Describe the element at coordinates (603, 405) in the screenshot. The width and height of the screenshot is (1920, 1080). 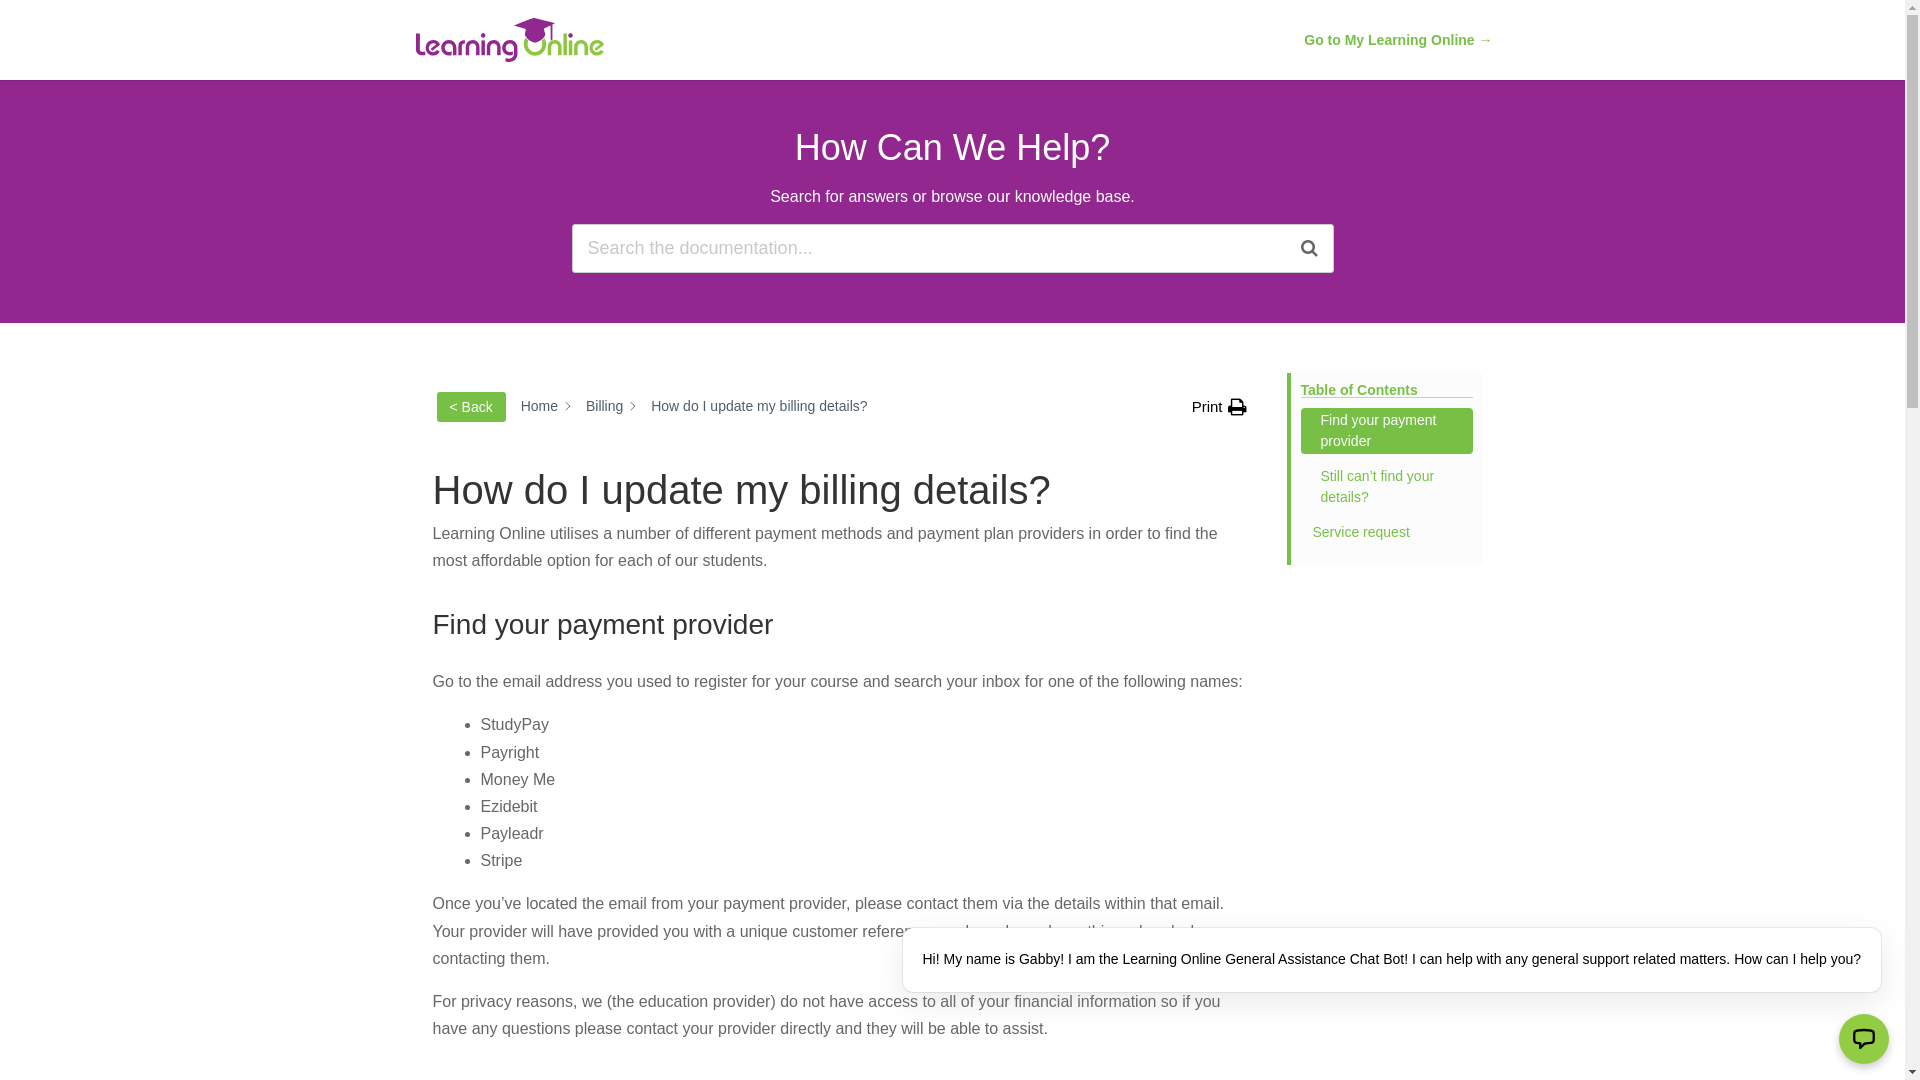
I see `'Billing'` at that location.